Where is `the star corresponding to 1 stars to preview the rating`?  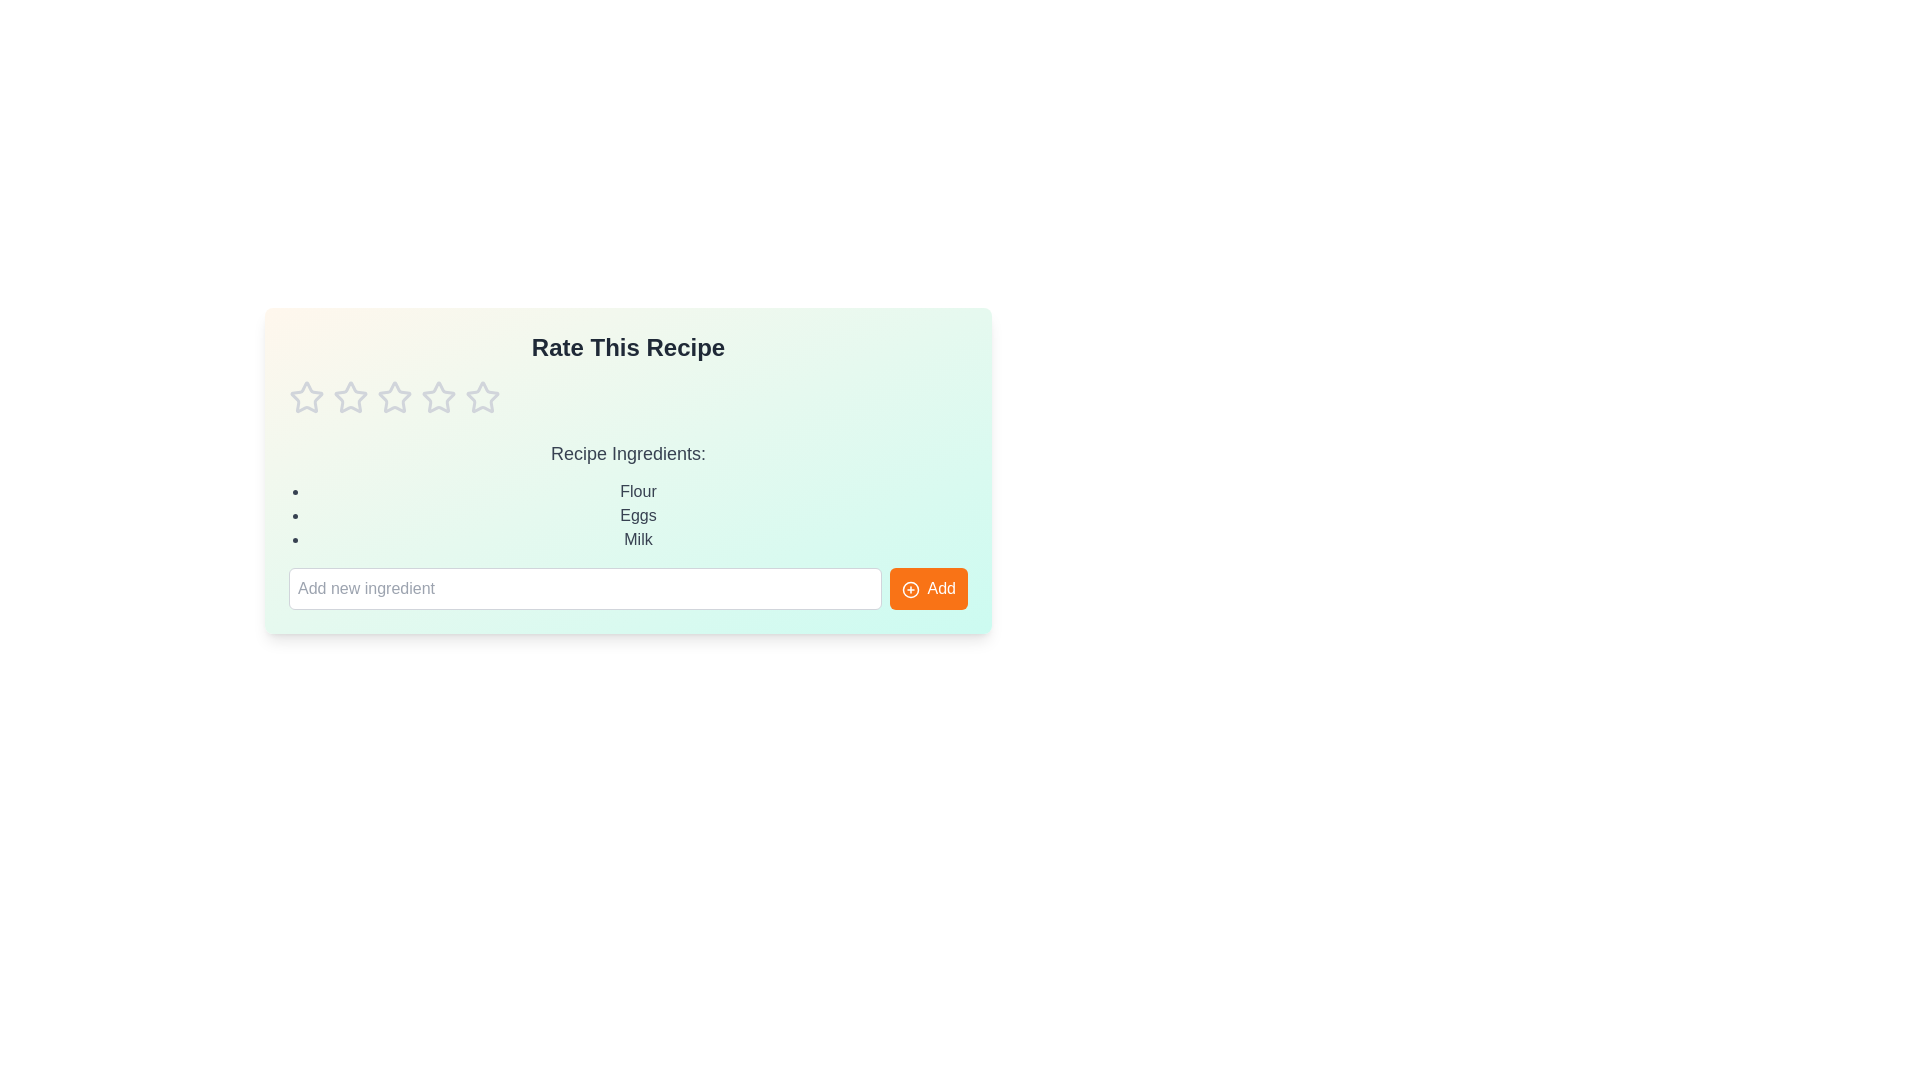
the star corresponding to 1 stars to preview the rating is located at coordinates (306, 397).